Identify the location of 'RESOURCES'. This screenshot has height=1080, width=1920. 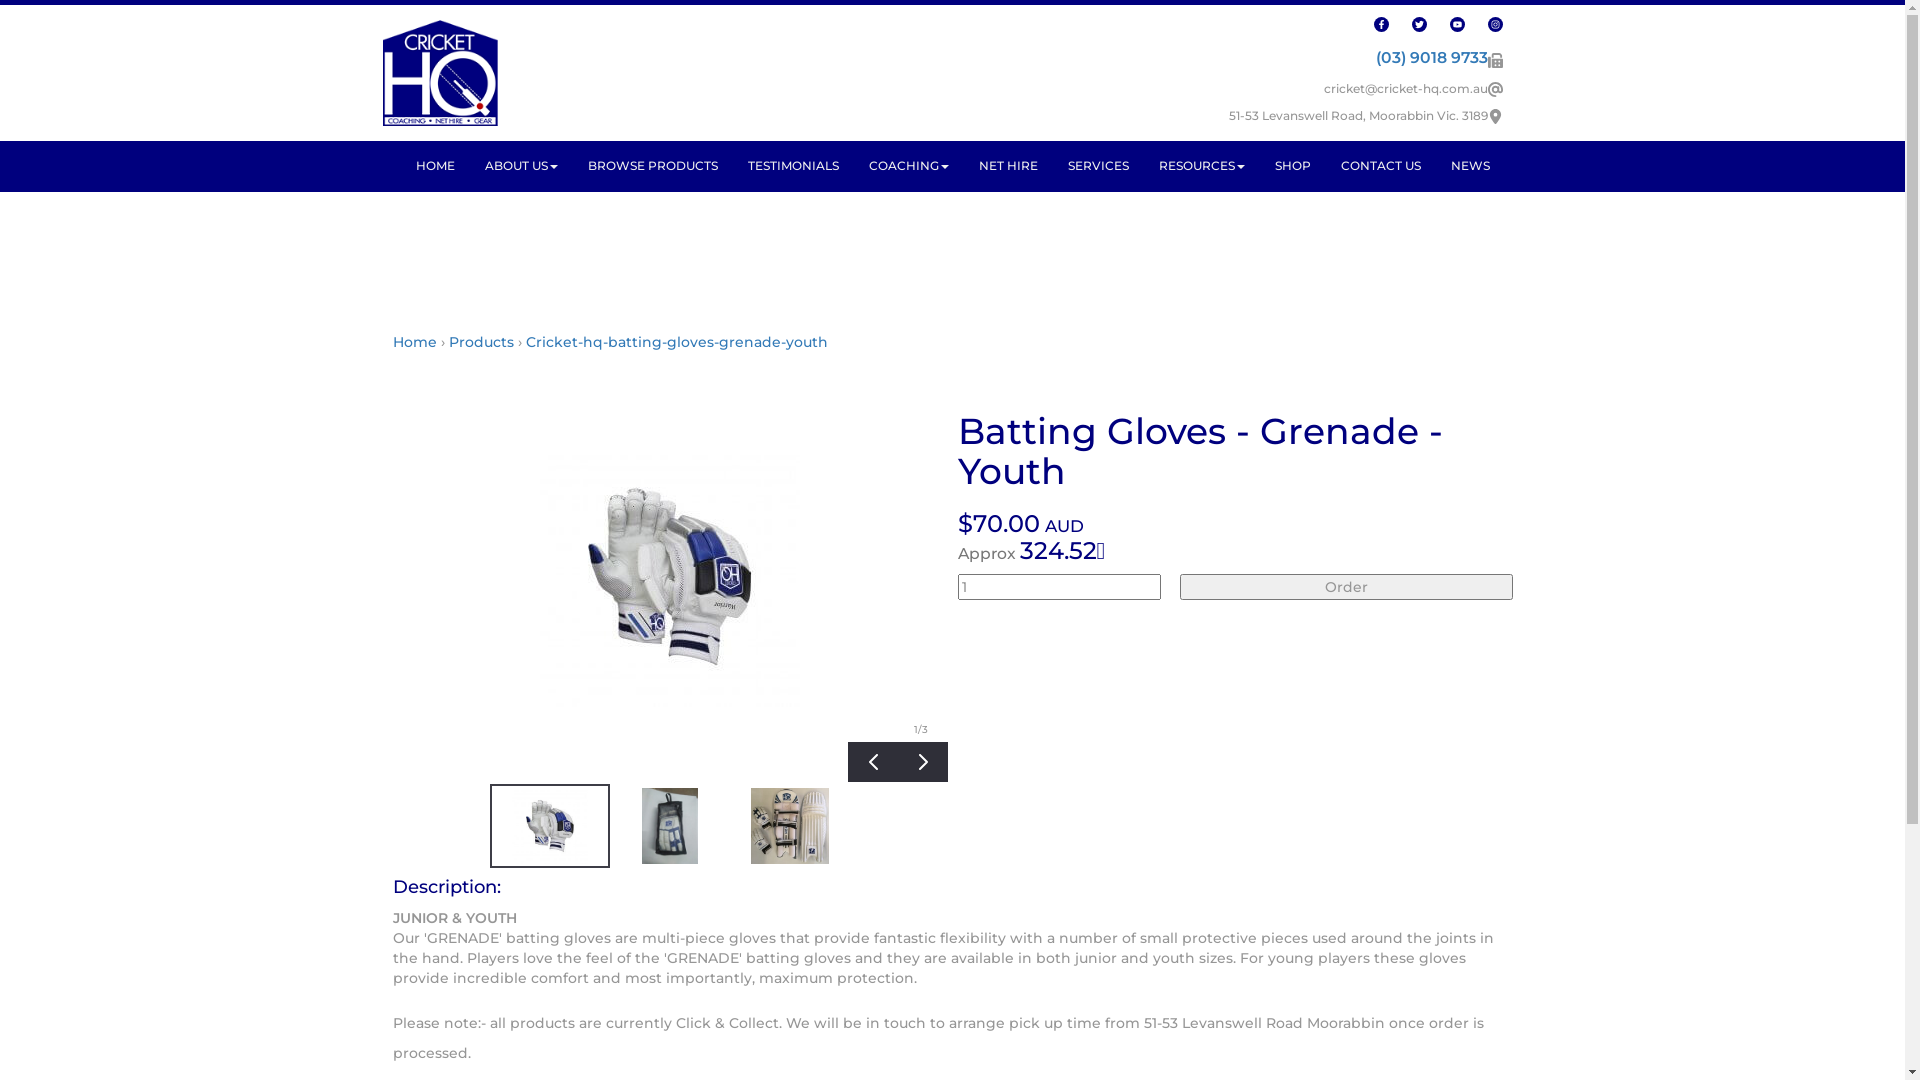
(1200, 164).